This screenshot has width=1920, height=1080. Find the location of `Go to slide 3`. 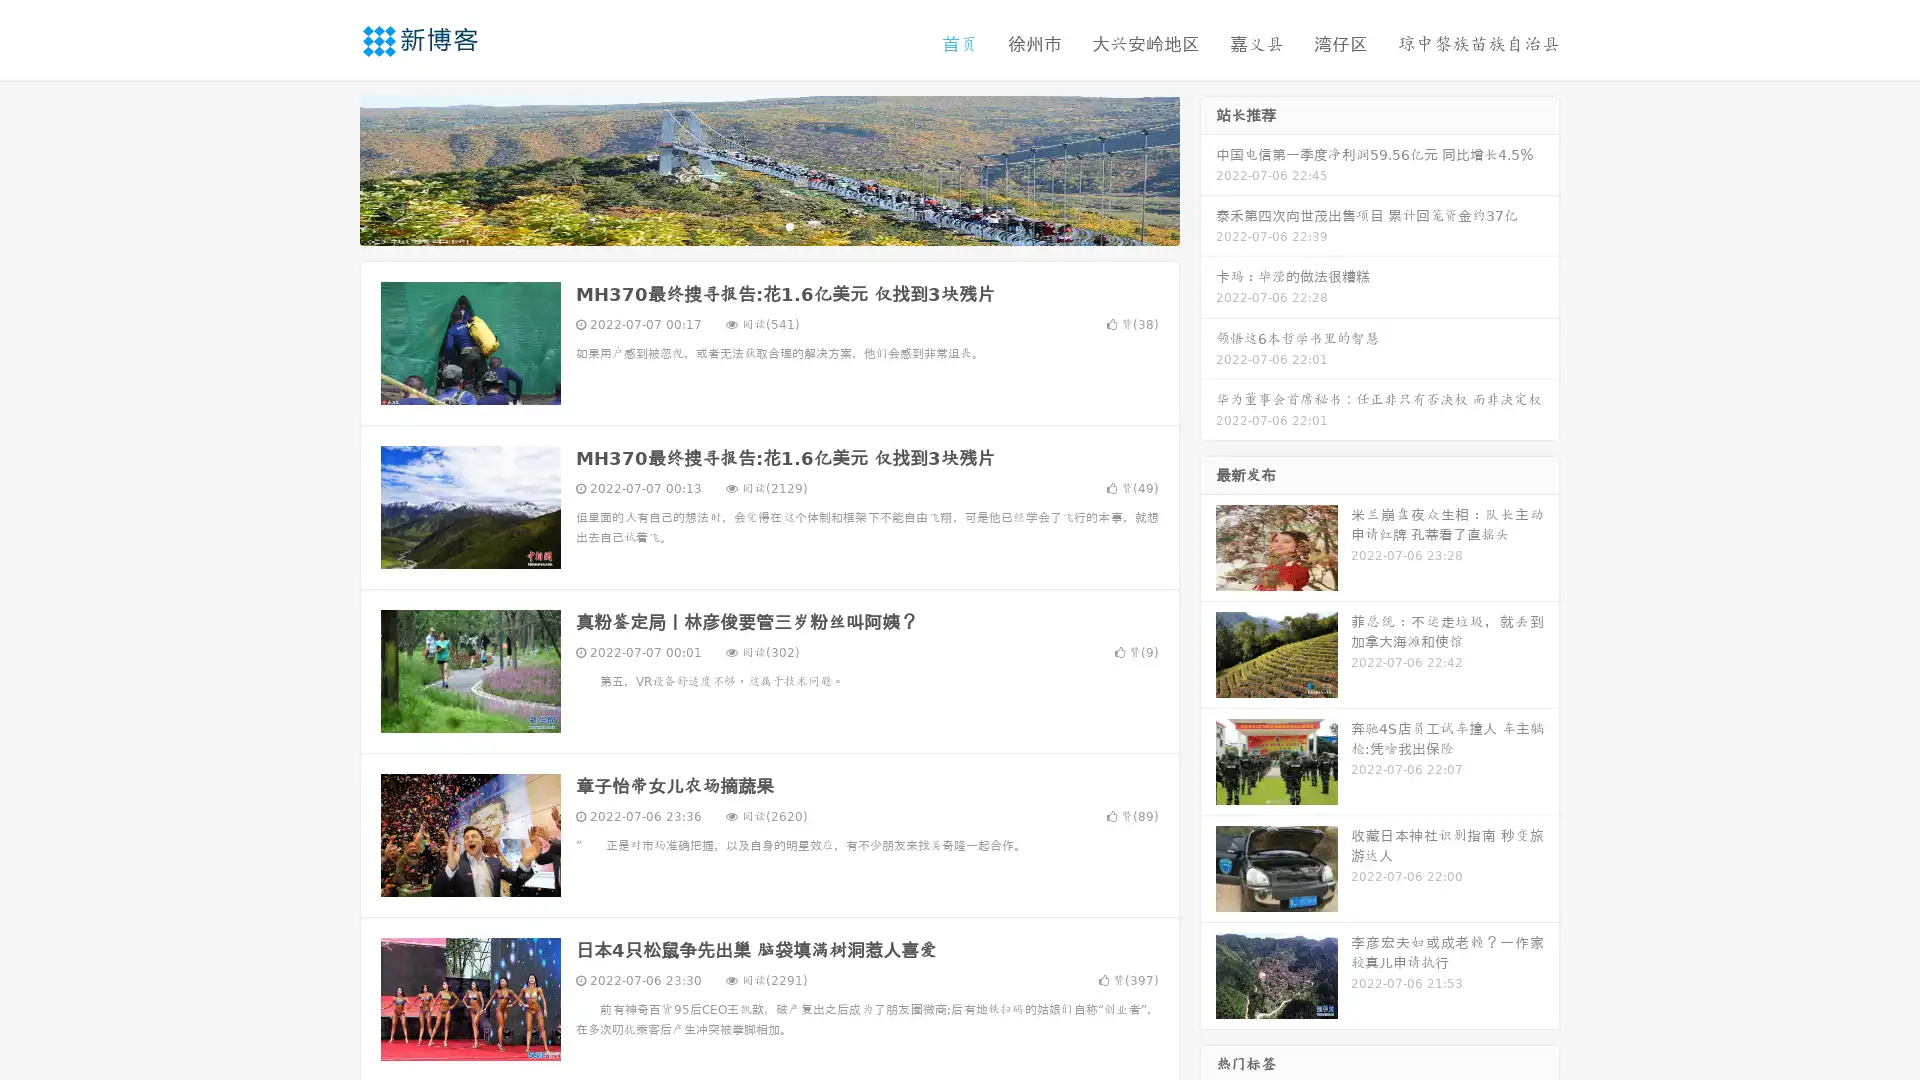

Go to slide 3 is located at coordinates (789, 225).